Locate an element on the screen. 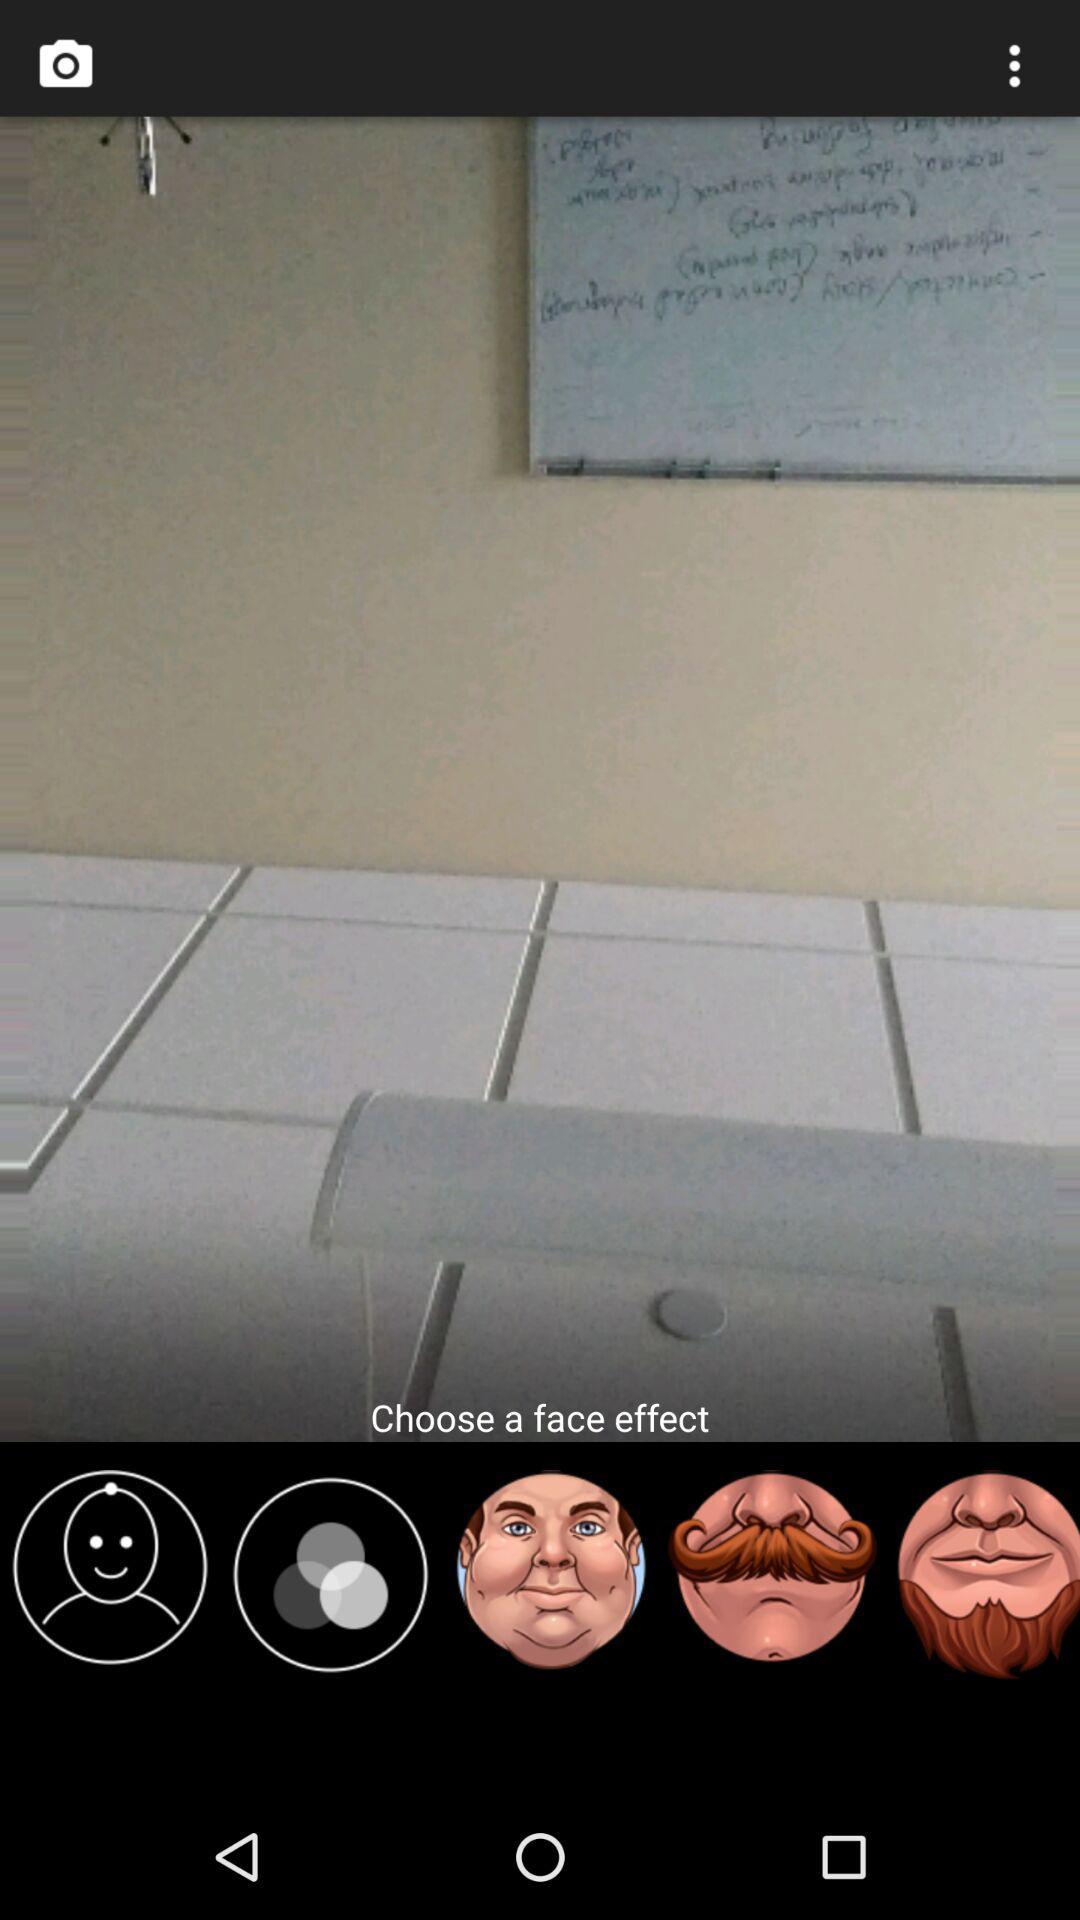 The height and width of the screenshot is (1920, 1080). the more icon is located at coordinates (1014, 70).